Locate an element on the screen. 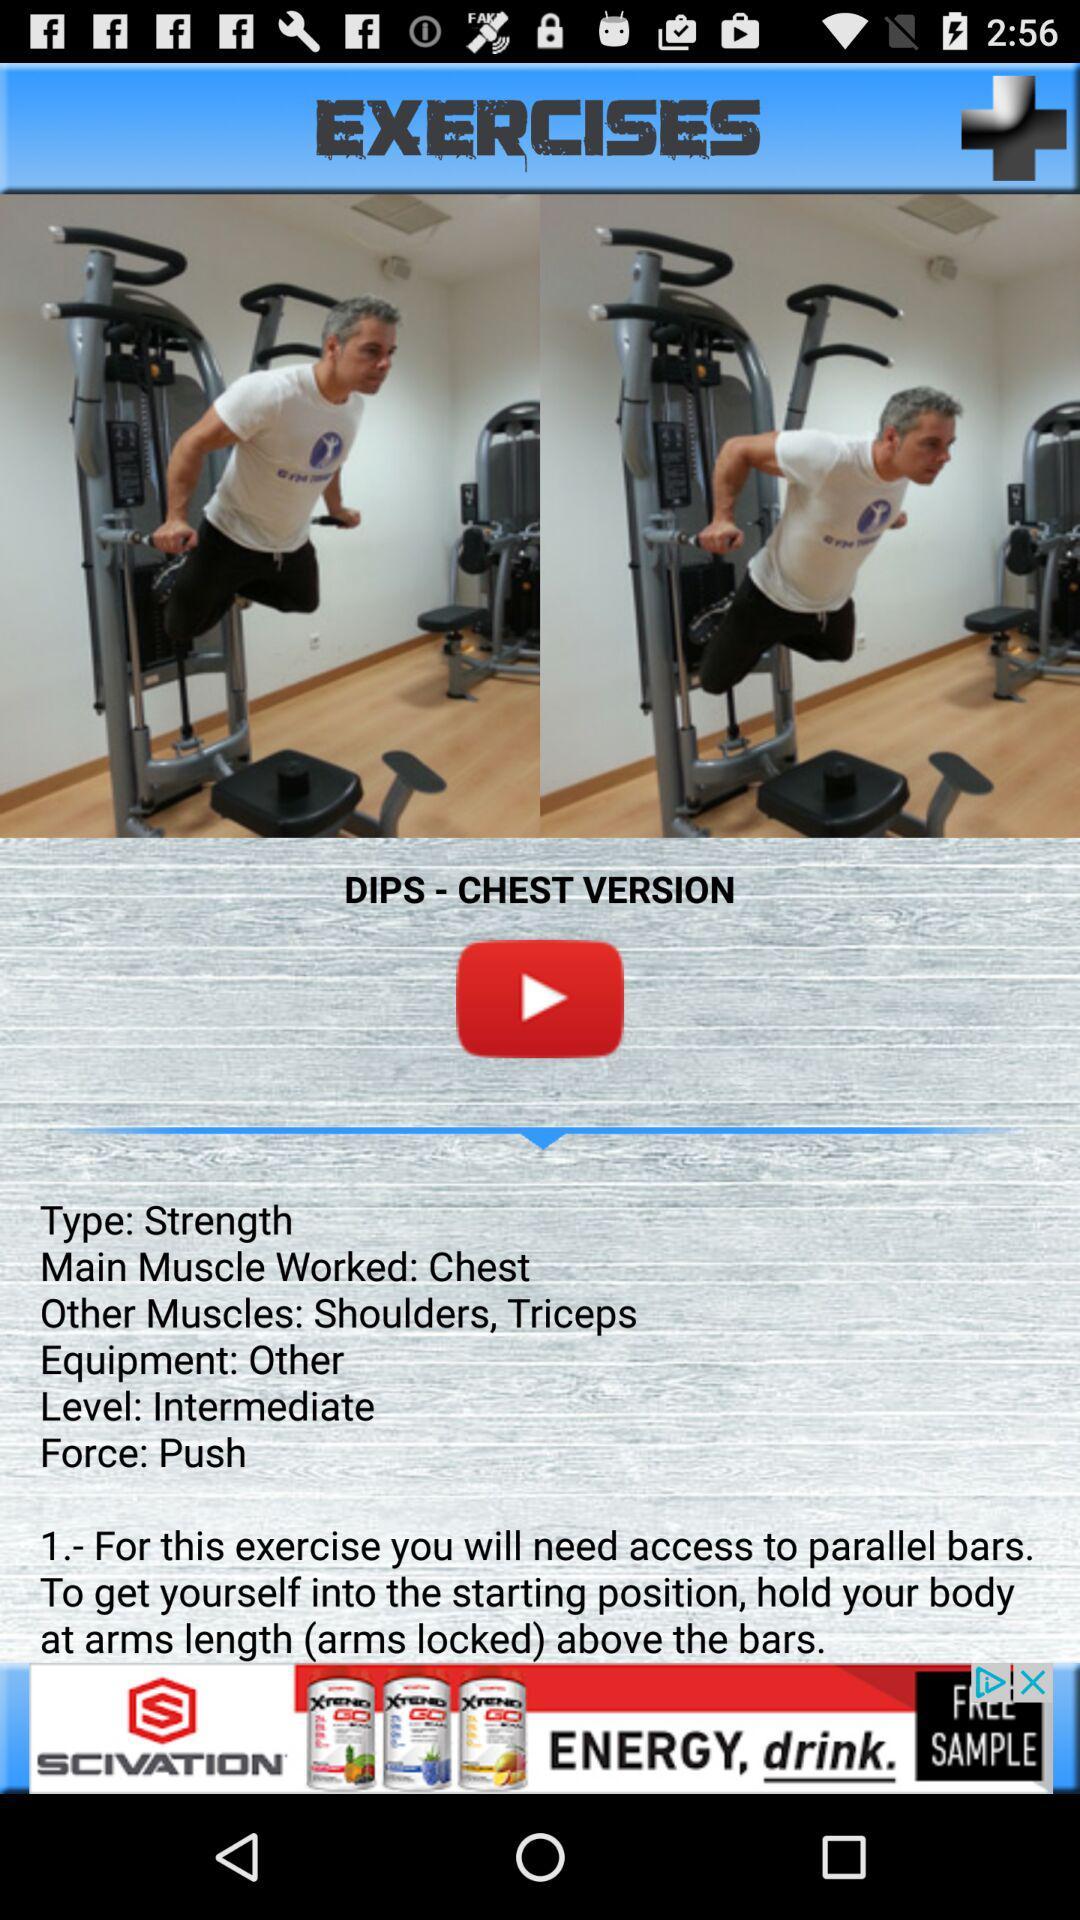  on youtube is located at coordinates (540, 998).